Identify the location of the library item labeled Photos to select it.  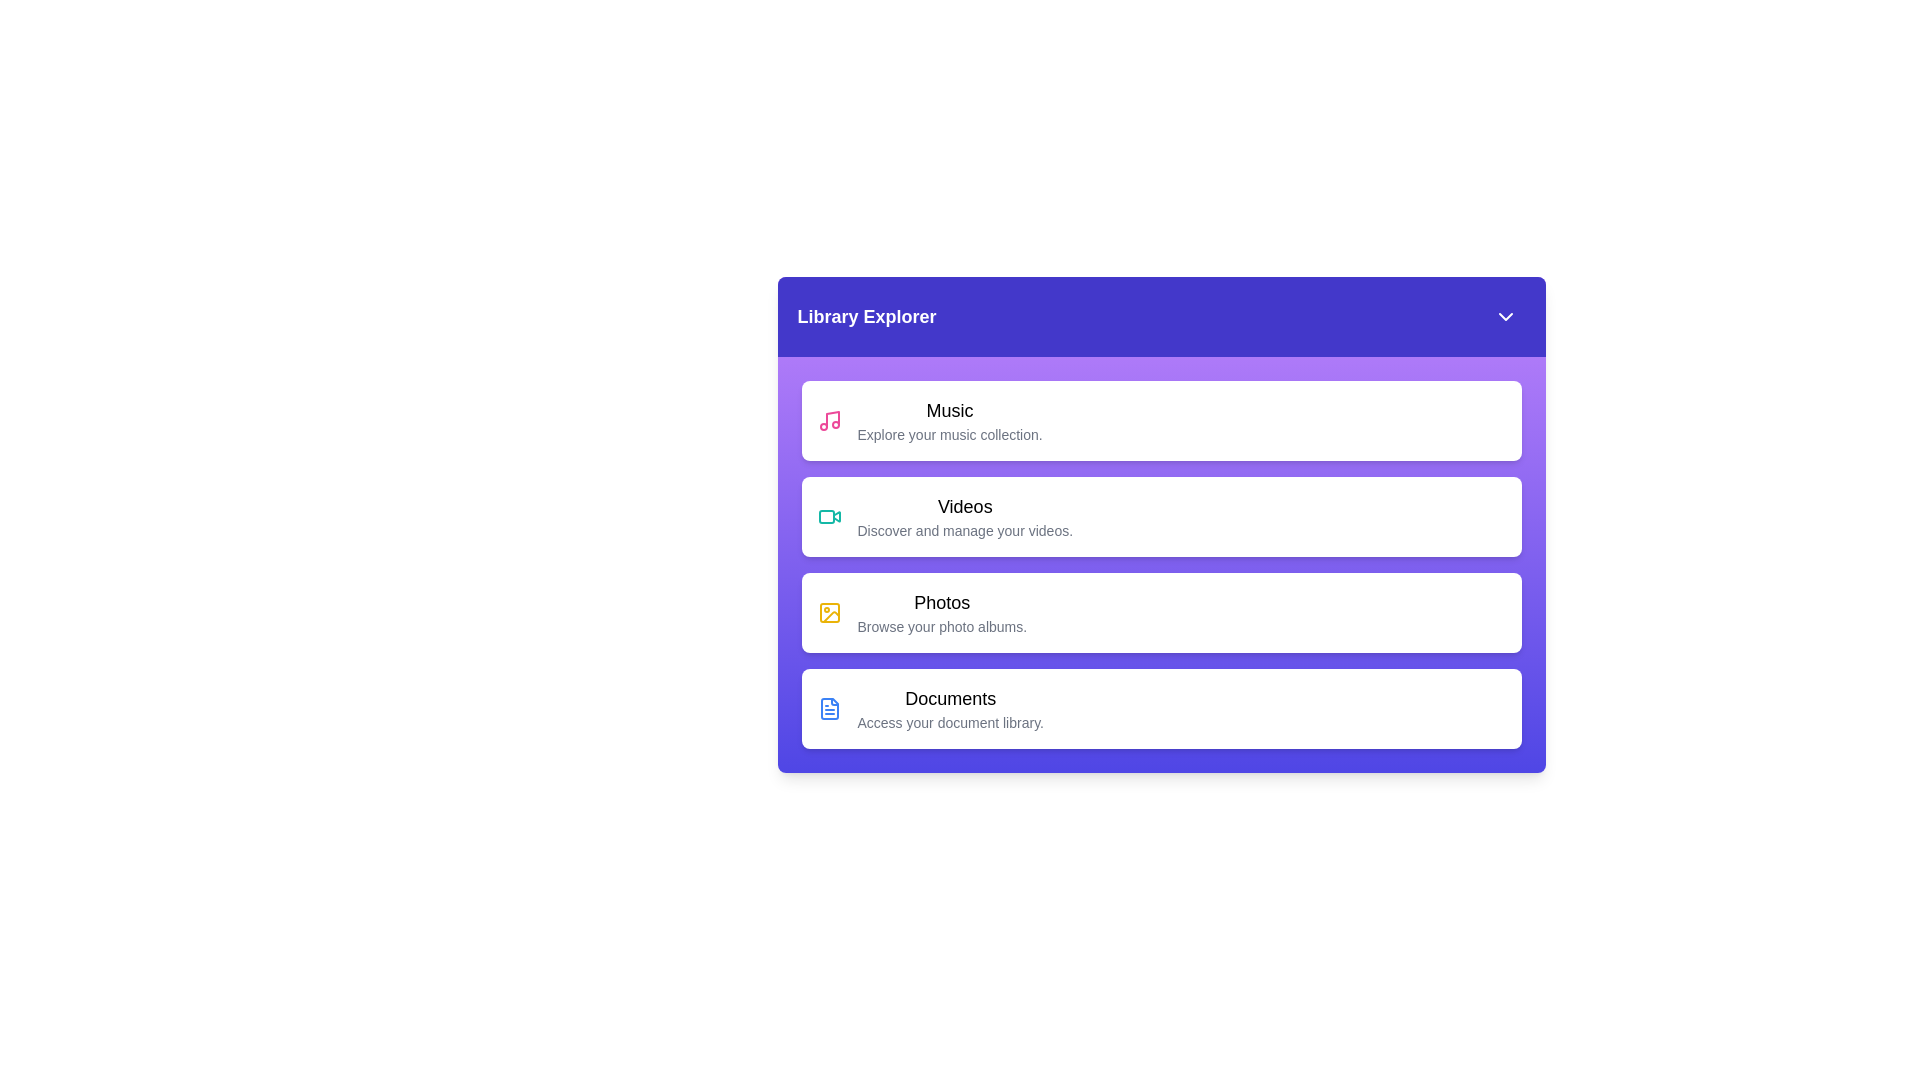
(1161, 612).